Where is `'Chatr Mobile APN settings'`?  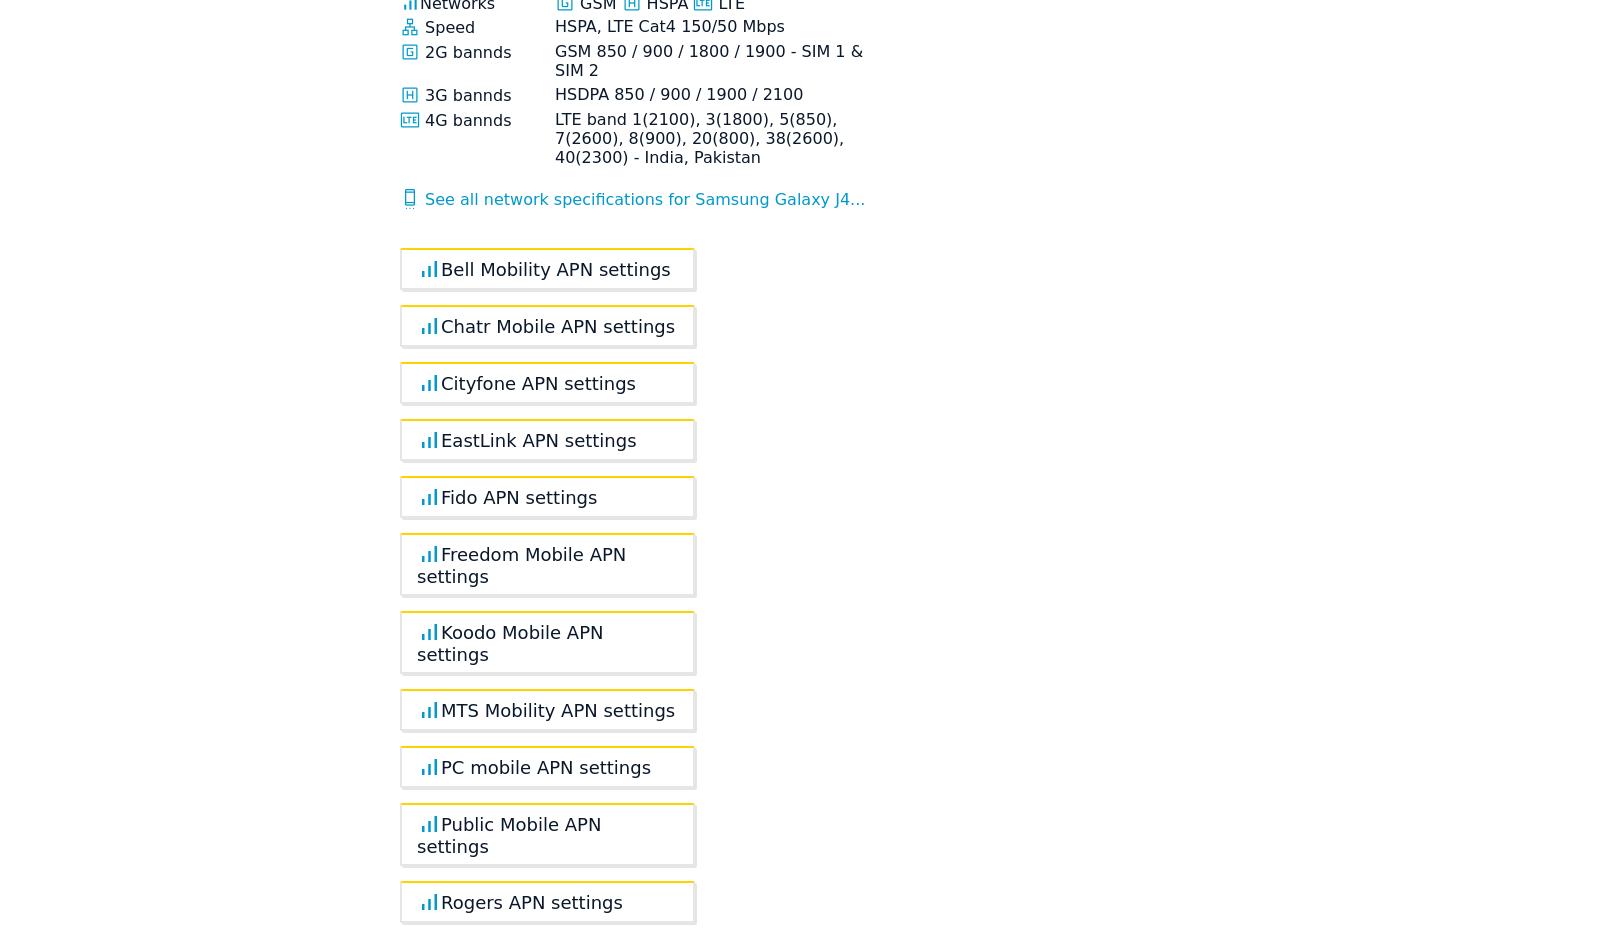 'Chatr Mobile APN settings' is located at coordinates (439, 325).